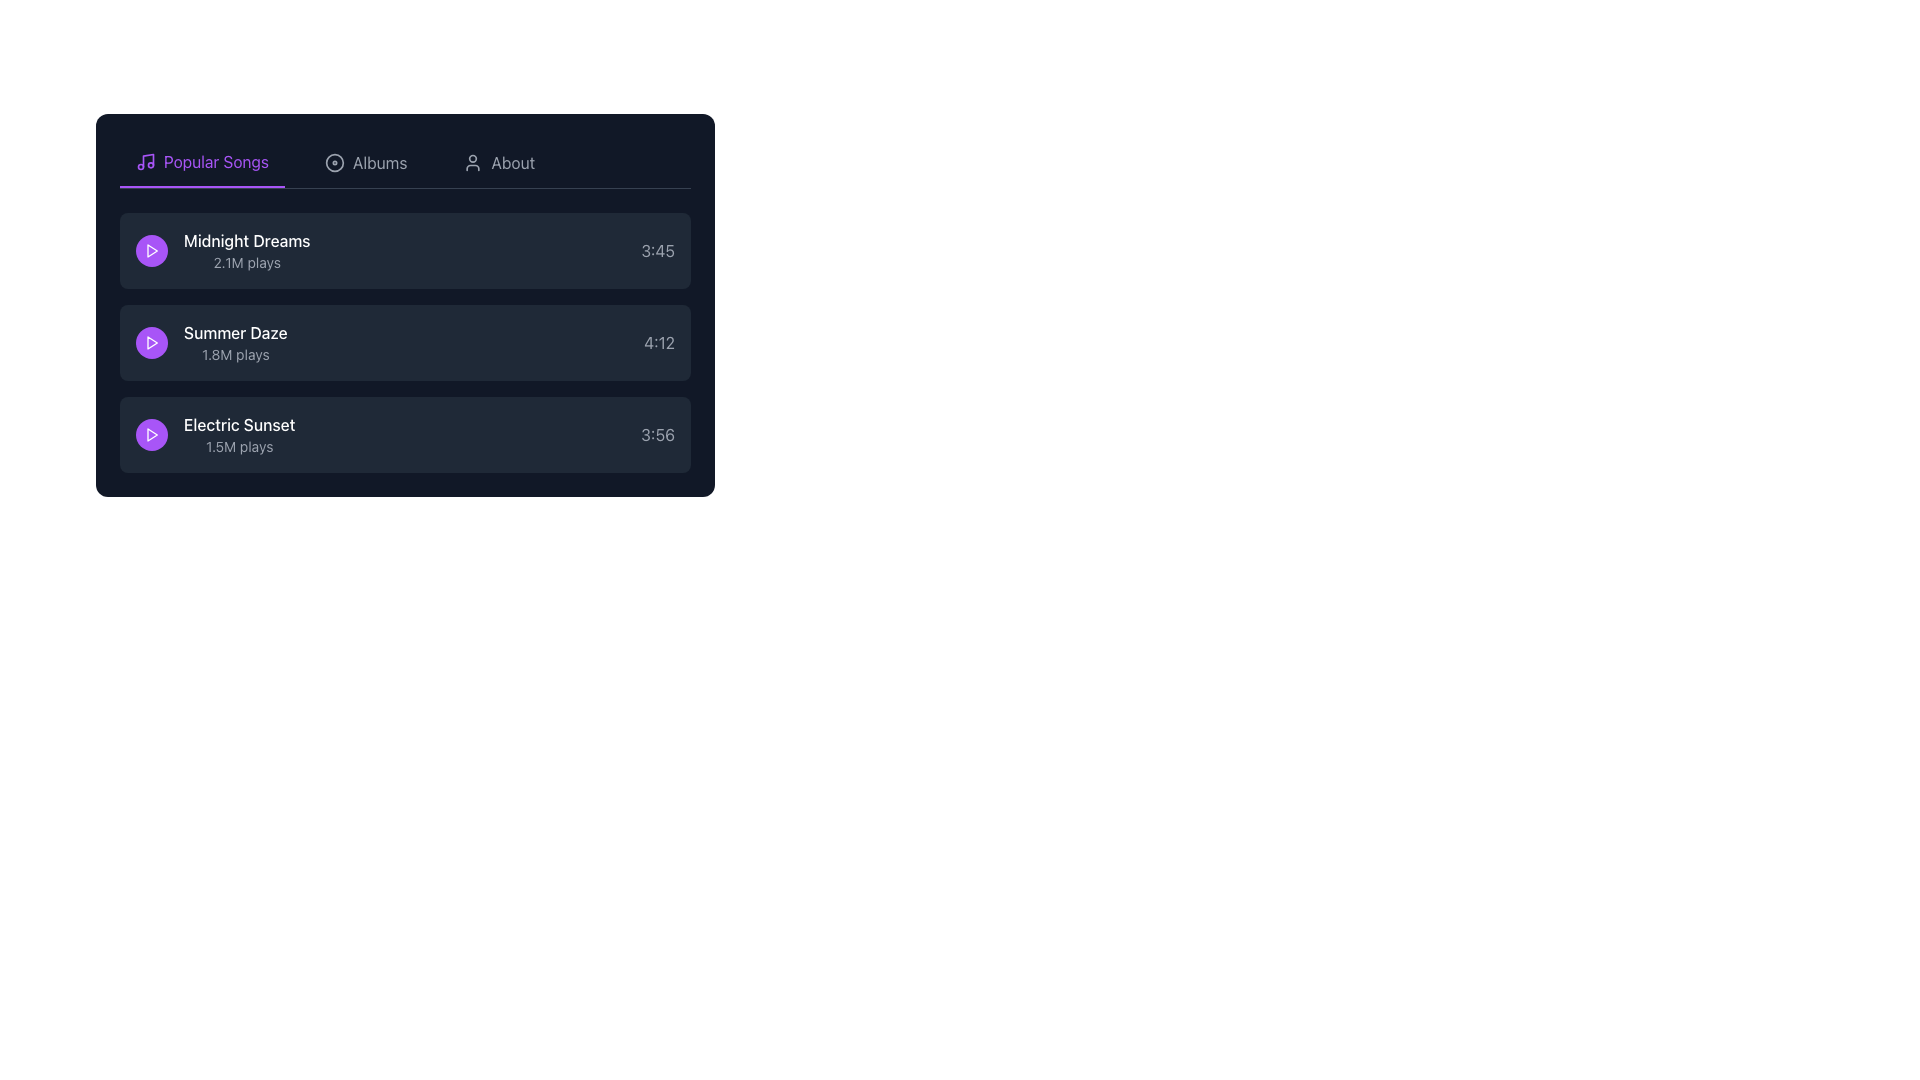 The height and width of the screenshot is (1080, 1920). What do you see at coordinates (151, 249) in the screenshot?
I see `the circular button with a purple background and a white play icon at its center to play the 'Midnight Dreams' song` at bounding box center [151, 249].